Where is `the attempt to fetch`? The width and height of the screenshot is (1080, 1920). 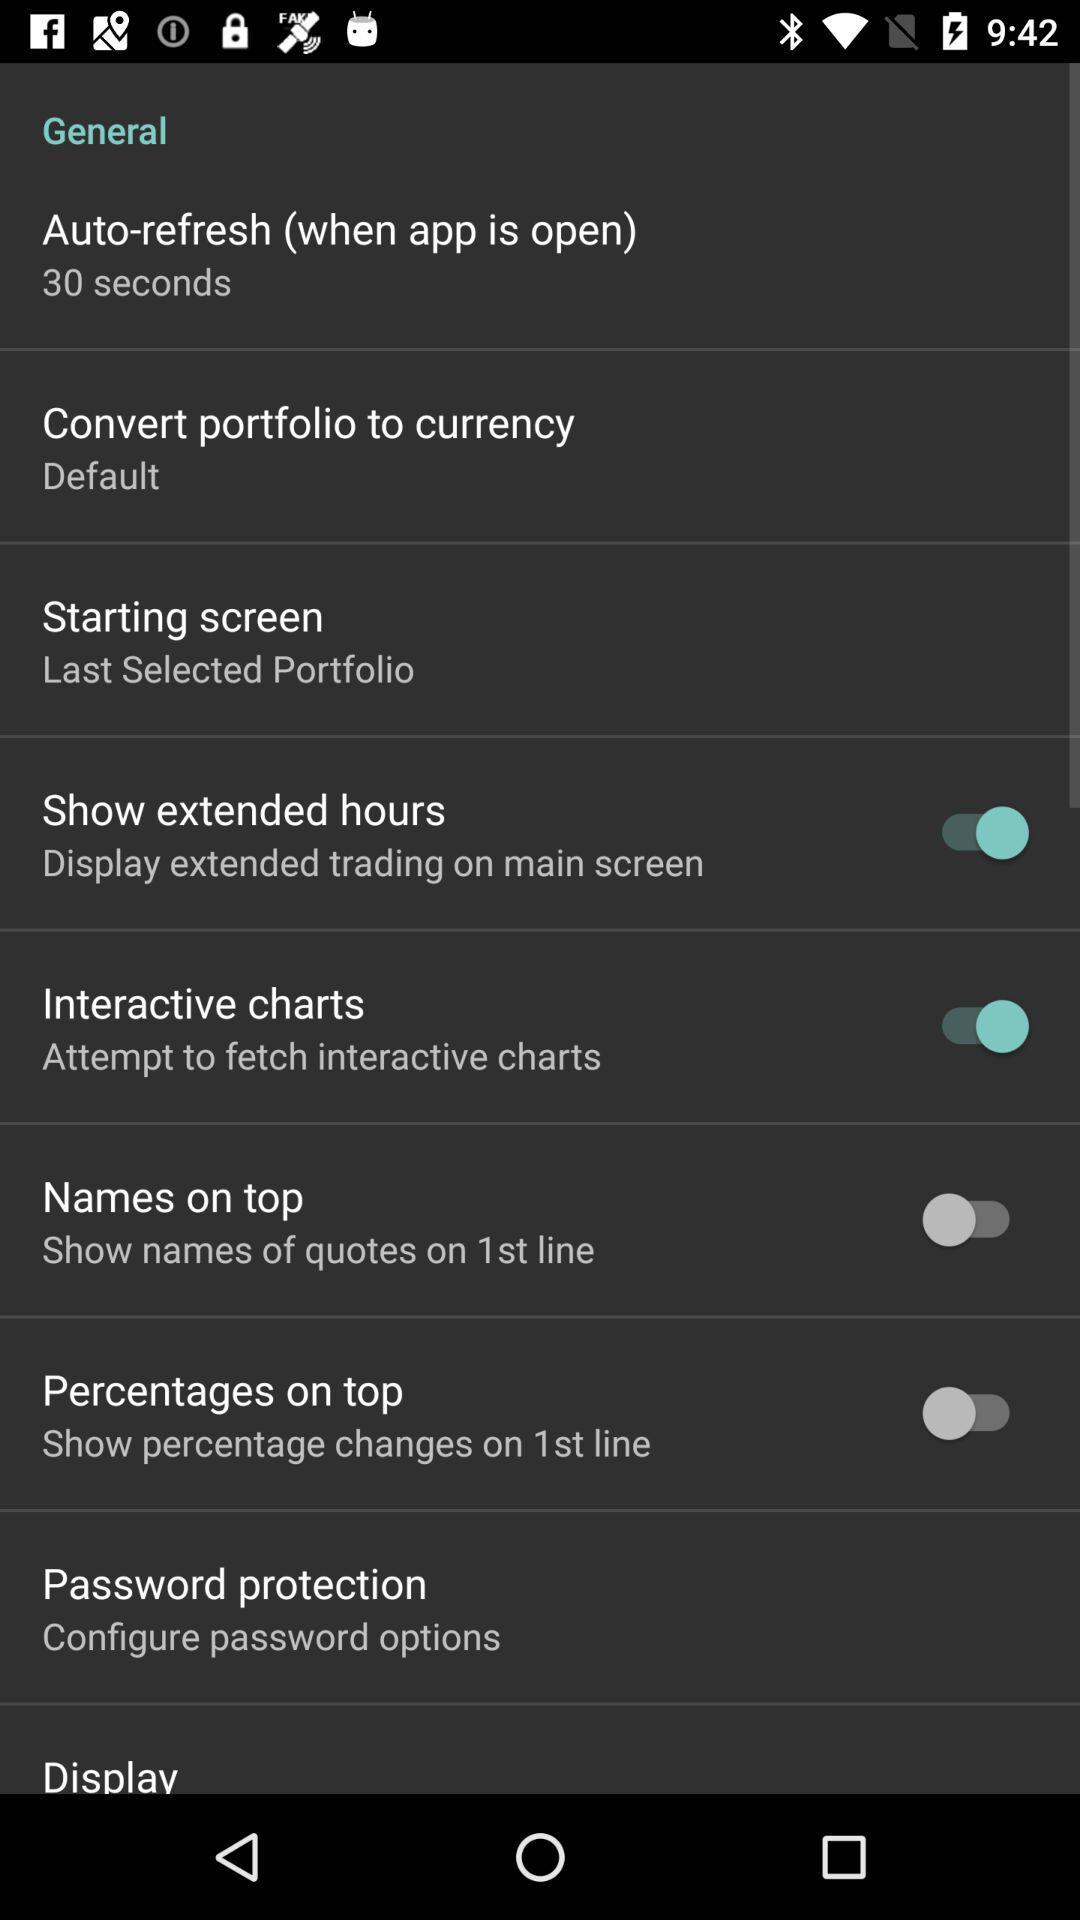
the attempt to fetch is located at coordinates (320, 1054).